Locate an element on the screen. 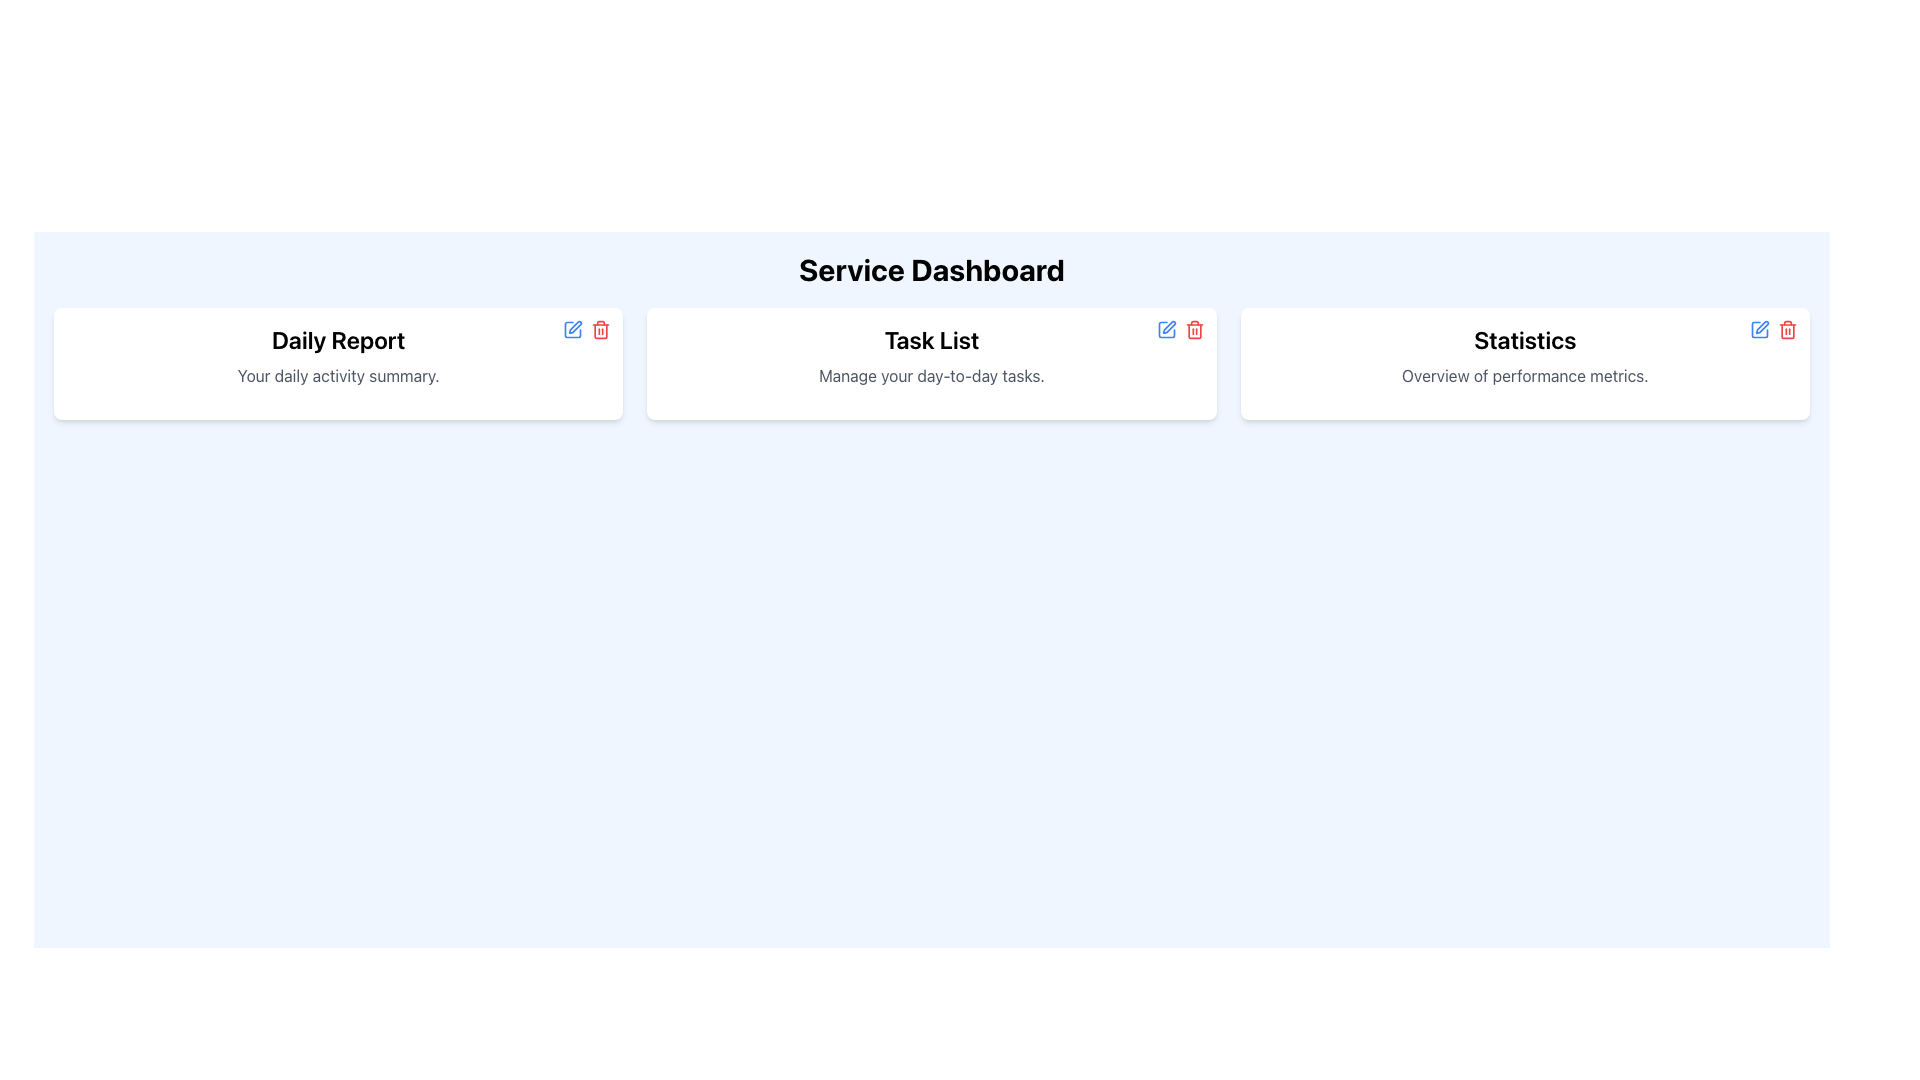 The height and width of the screenshot is (1080, 1920). the text block styled with gray color that contains 'Overview of performance metrics.' positioned below the header 'Statistics' is located at coordinates (1524, 375).